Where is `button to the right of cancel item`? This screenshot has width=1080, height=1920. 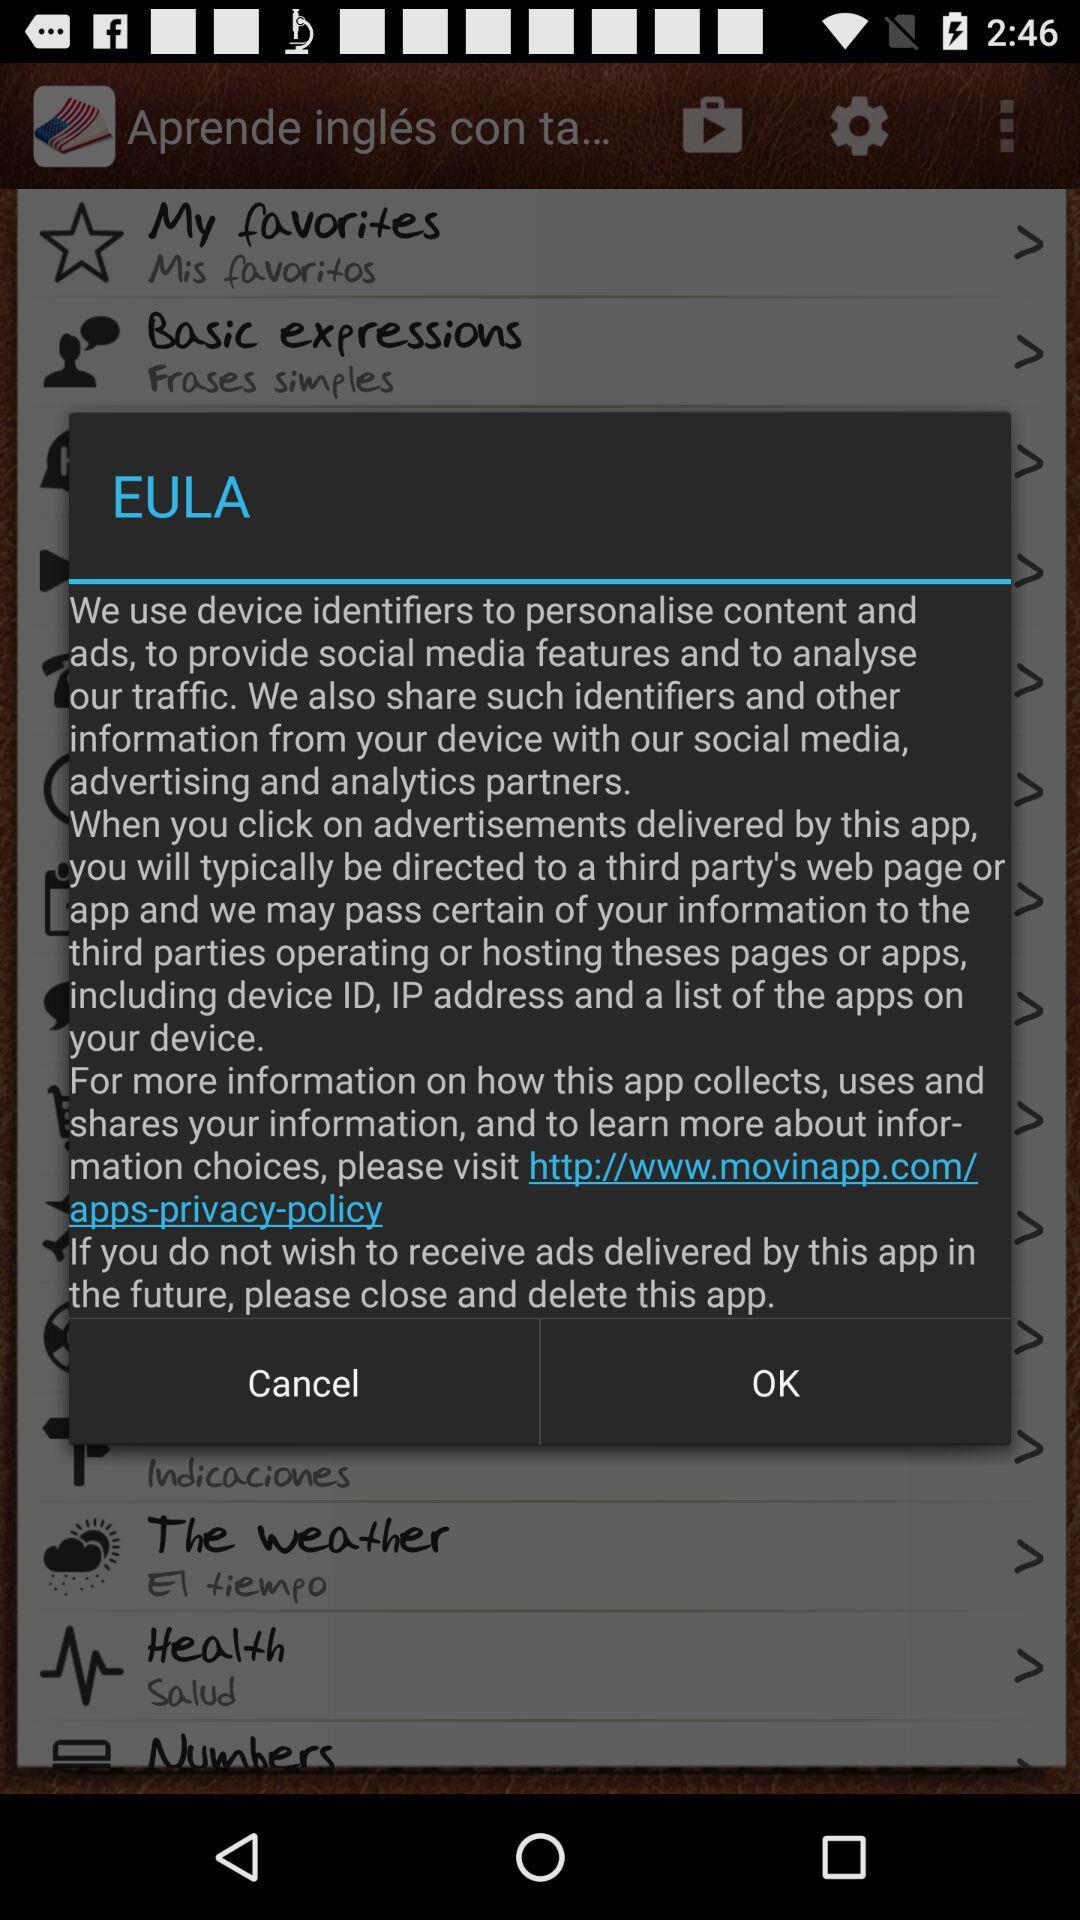 button to the right of cancel item is located at coordinates (774, 1381).